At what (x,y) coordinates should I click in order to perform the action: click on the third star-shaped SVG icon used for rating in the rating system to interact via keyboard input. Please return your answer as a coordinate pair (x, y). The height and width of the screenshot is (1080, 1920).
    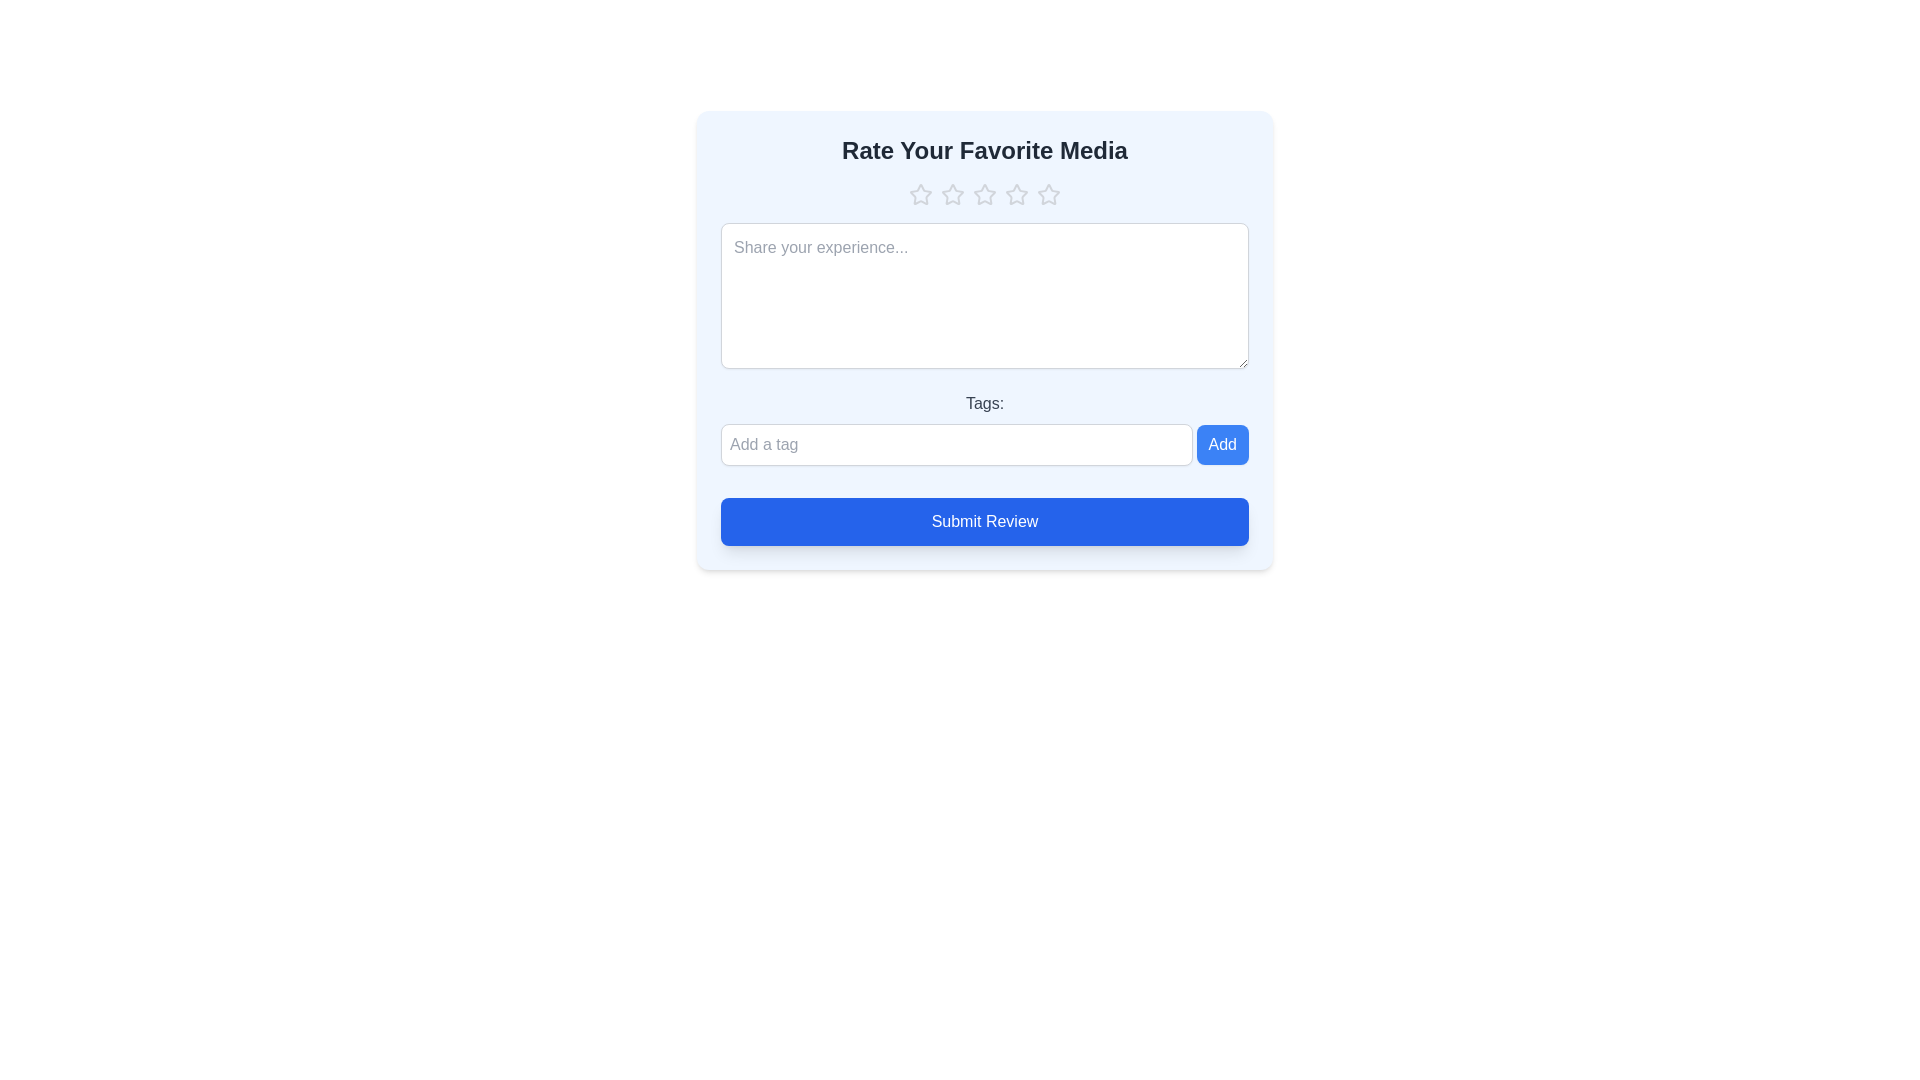
    Looking at the image, I should click on (984, 194).